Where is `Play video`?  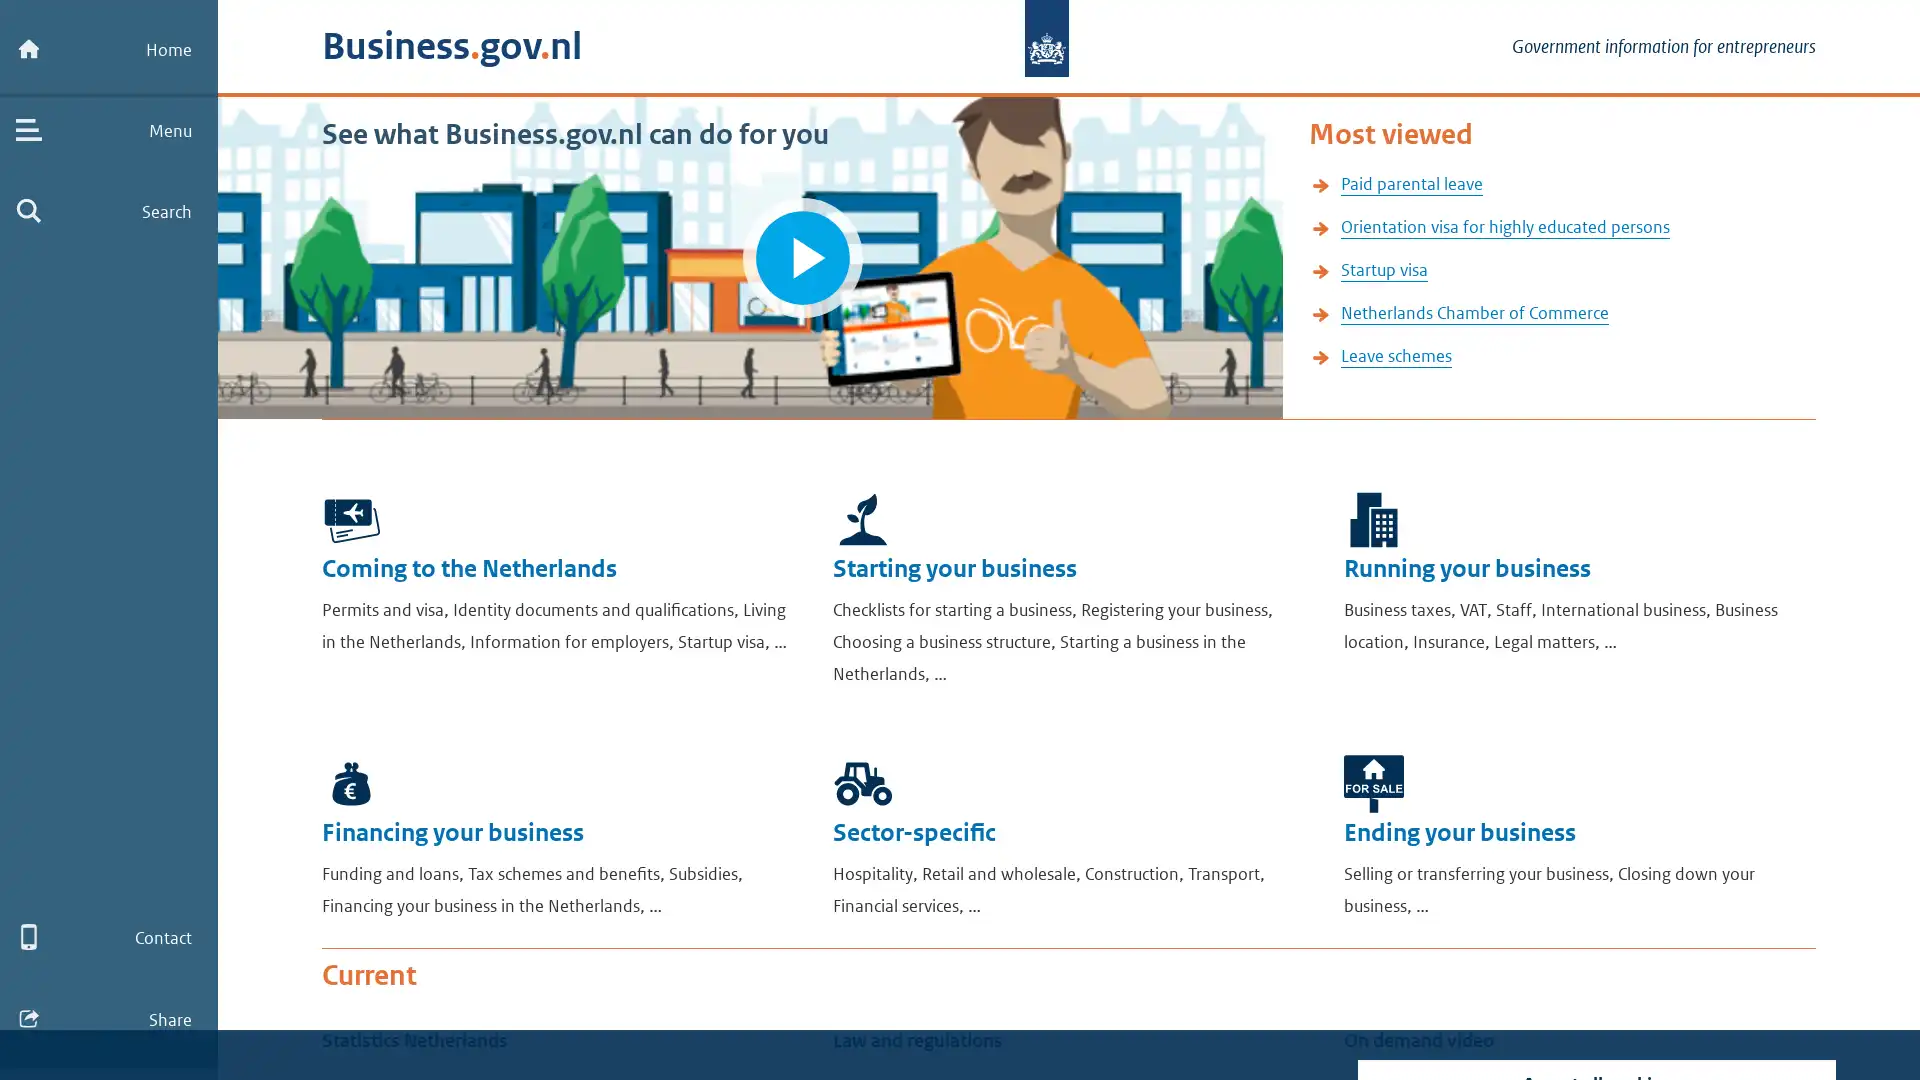
Play video is located at coordinates (801, 257).